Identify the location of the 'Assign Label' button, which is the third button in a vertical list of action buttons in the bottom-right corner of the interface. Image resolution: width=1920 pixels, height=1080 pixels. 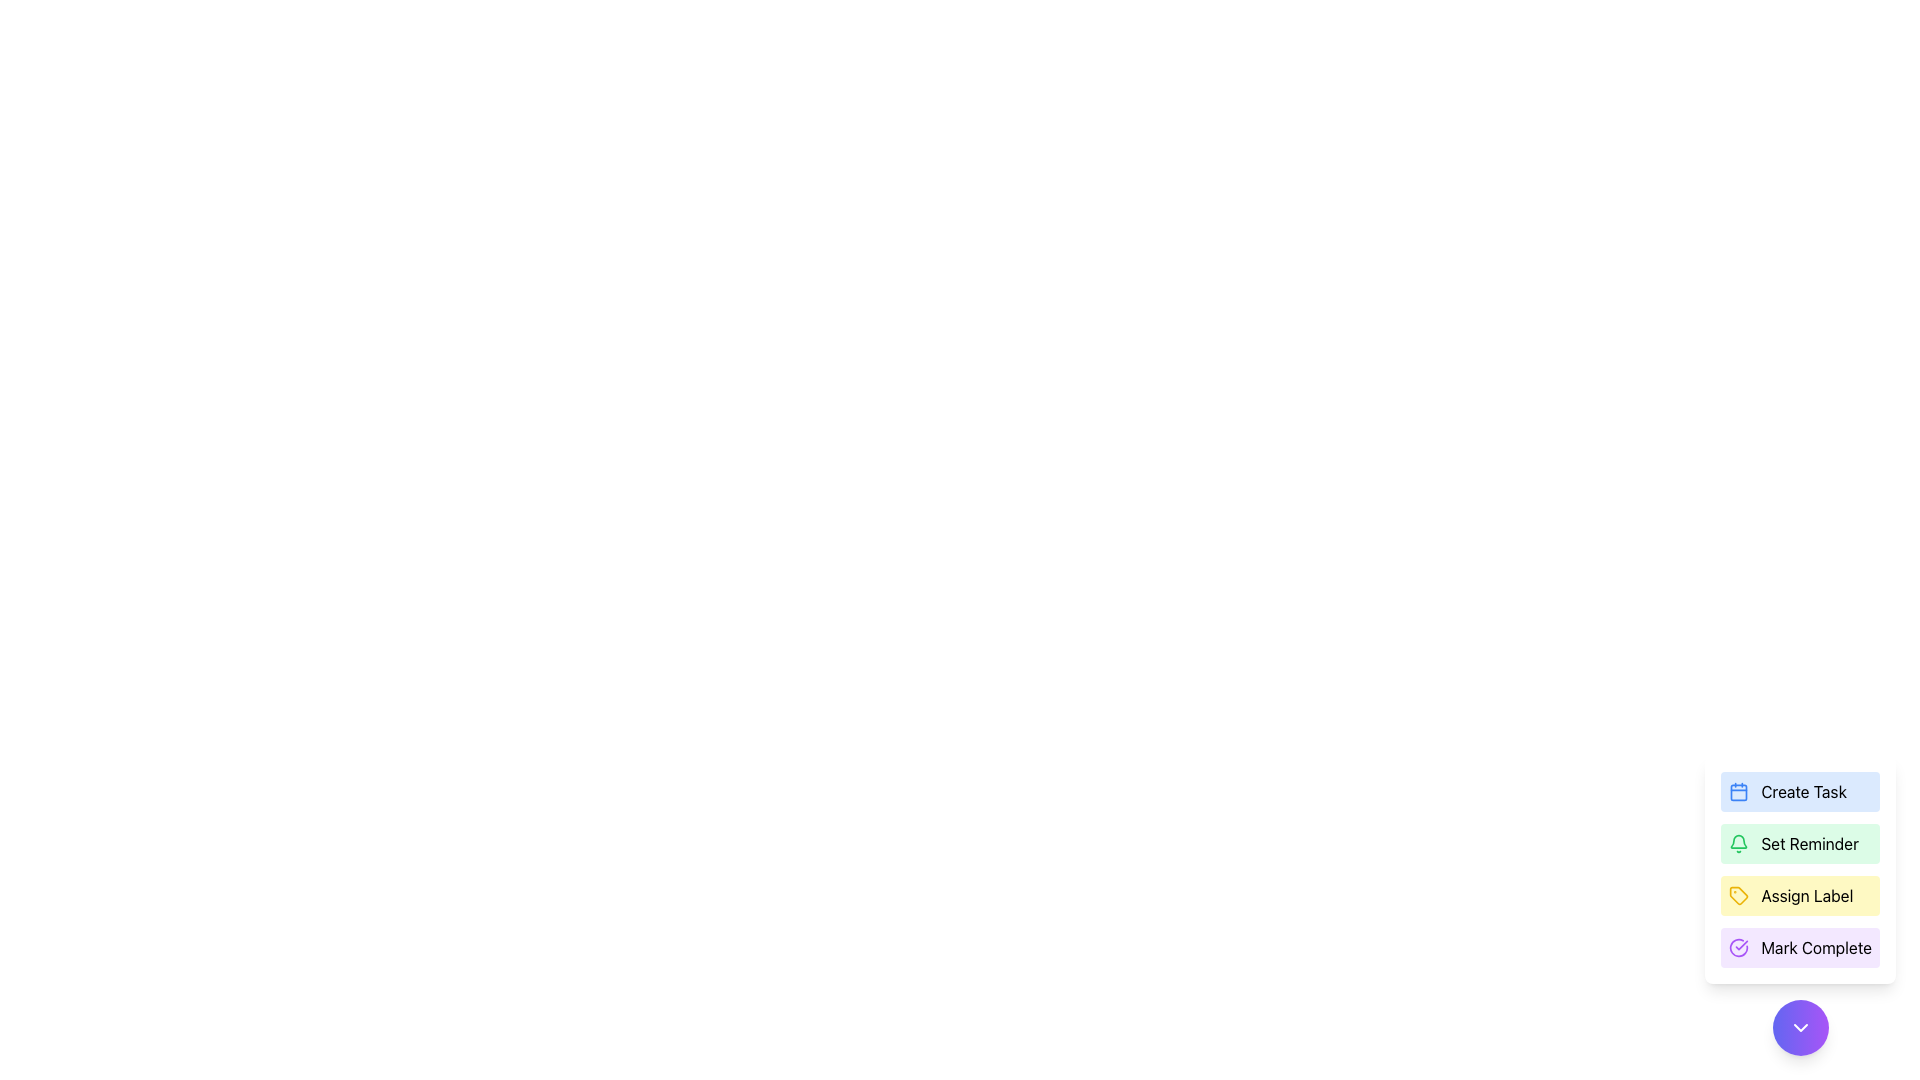
(1800, 906).